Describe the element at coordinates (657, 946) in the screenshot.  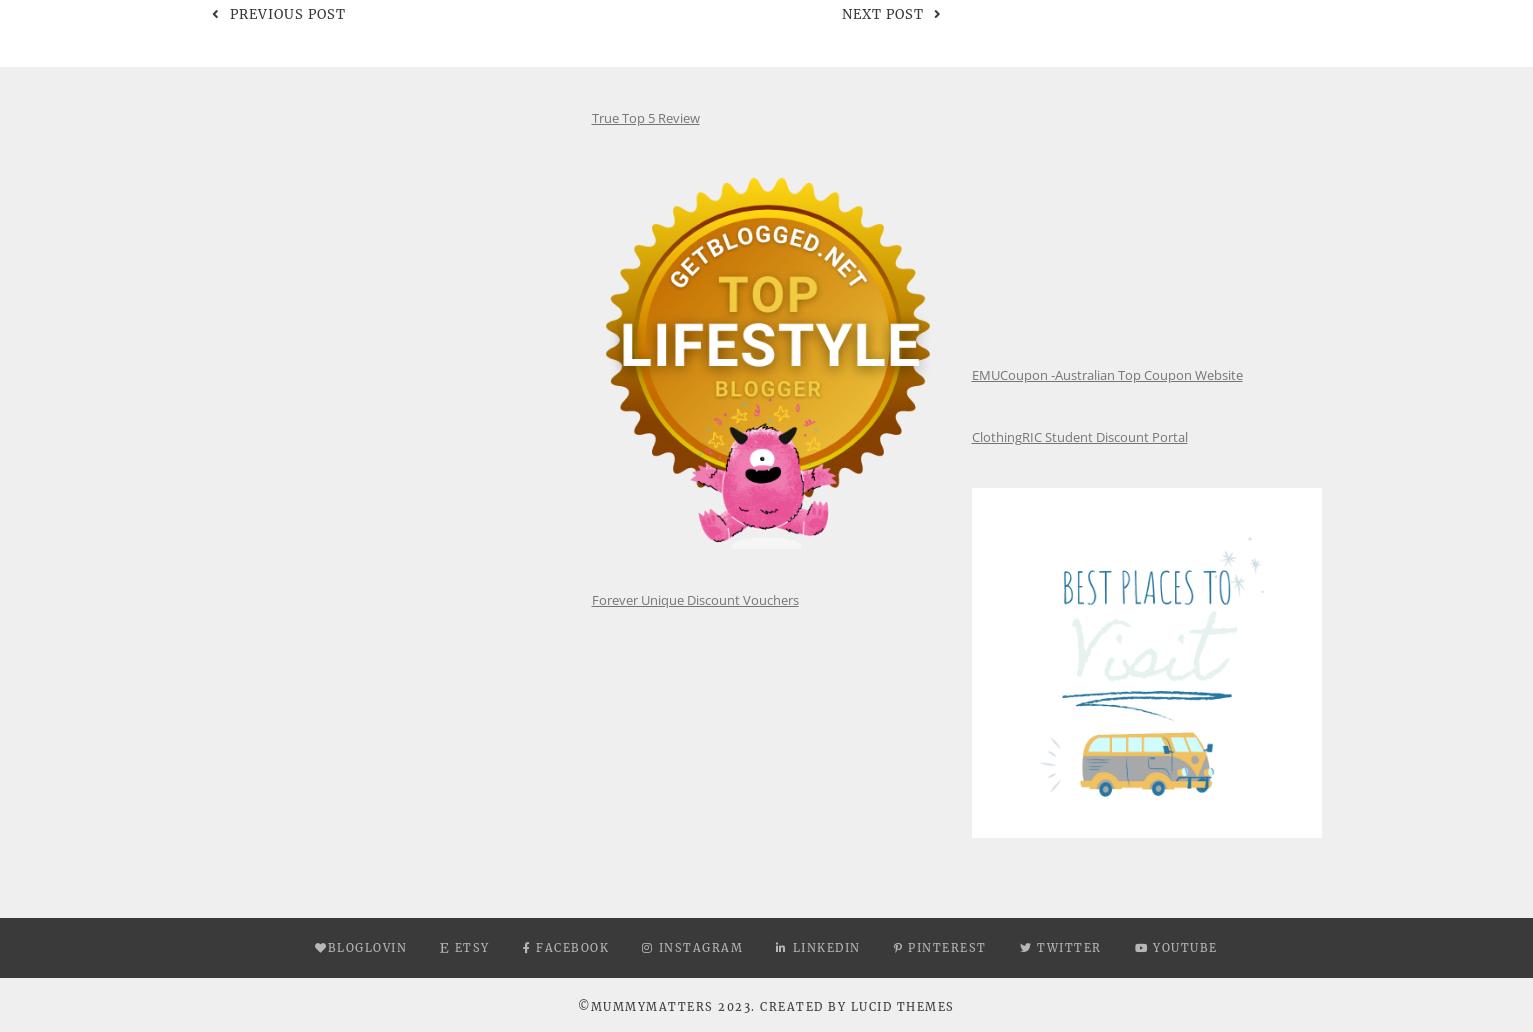
I see `'Instagram'` at that location.